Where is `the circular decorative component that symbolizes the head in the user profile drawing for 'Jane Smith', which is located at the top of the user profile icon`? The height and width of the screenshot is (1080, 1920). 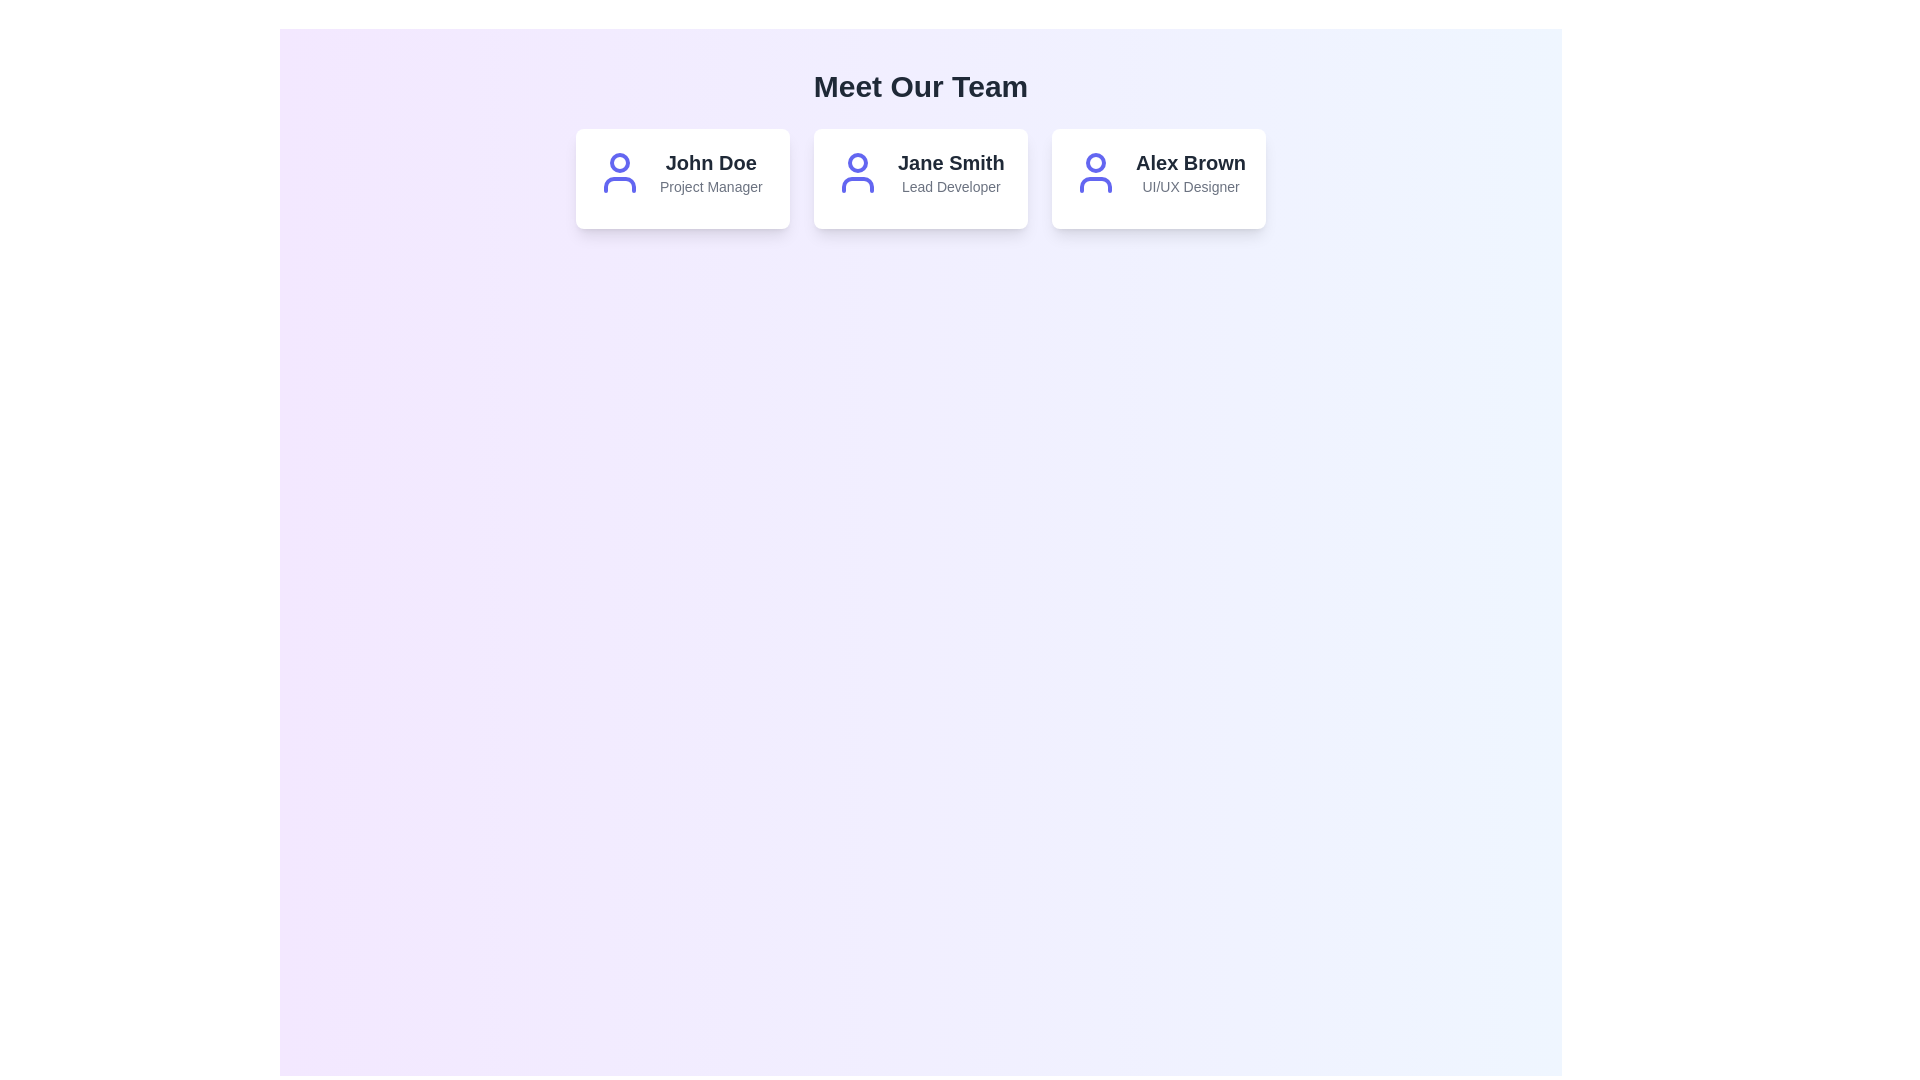
the circular decorative component that symbolizes the head in the user profile drawing for 'Jane Smith', which is located at the top of the user profile icon is located at coordinates (858, 161).